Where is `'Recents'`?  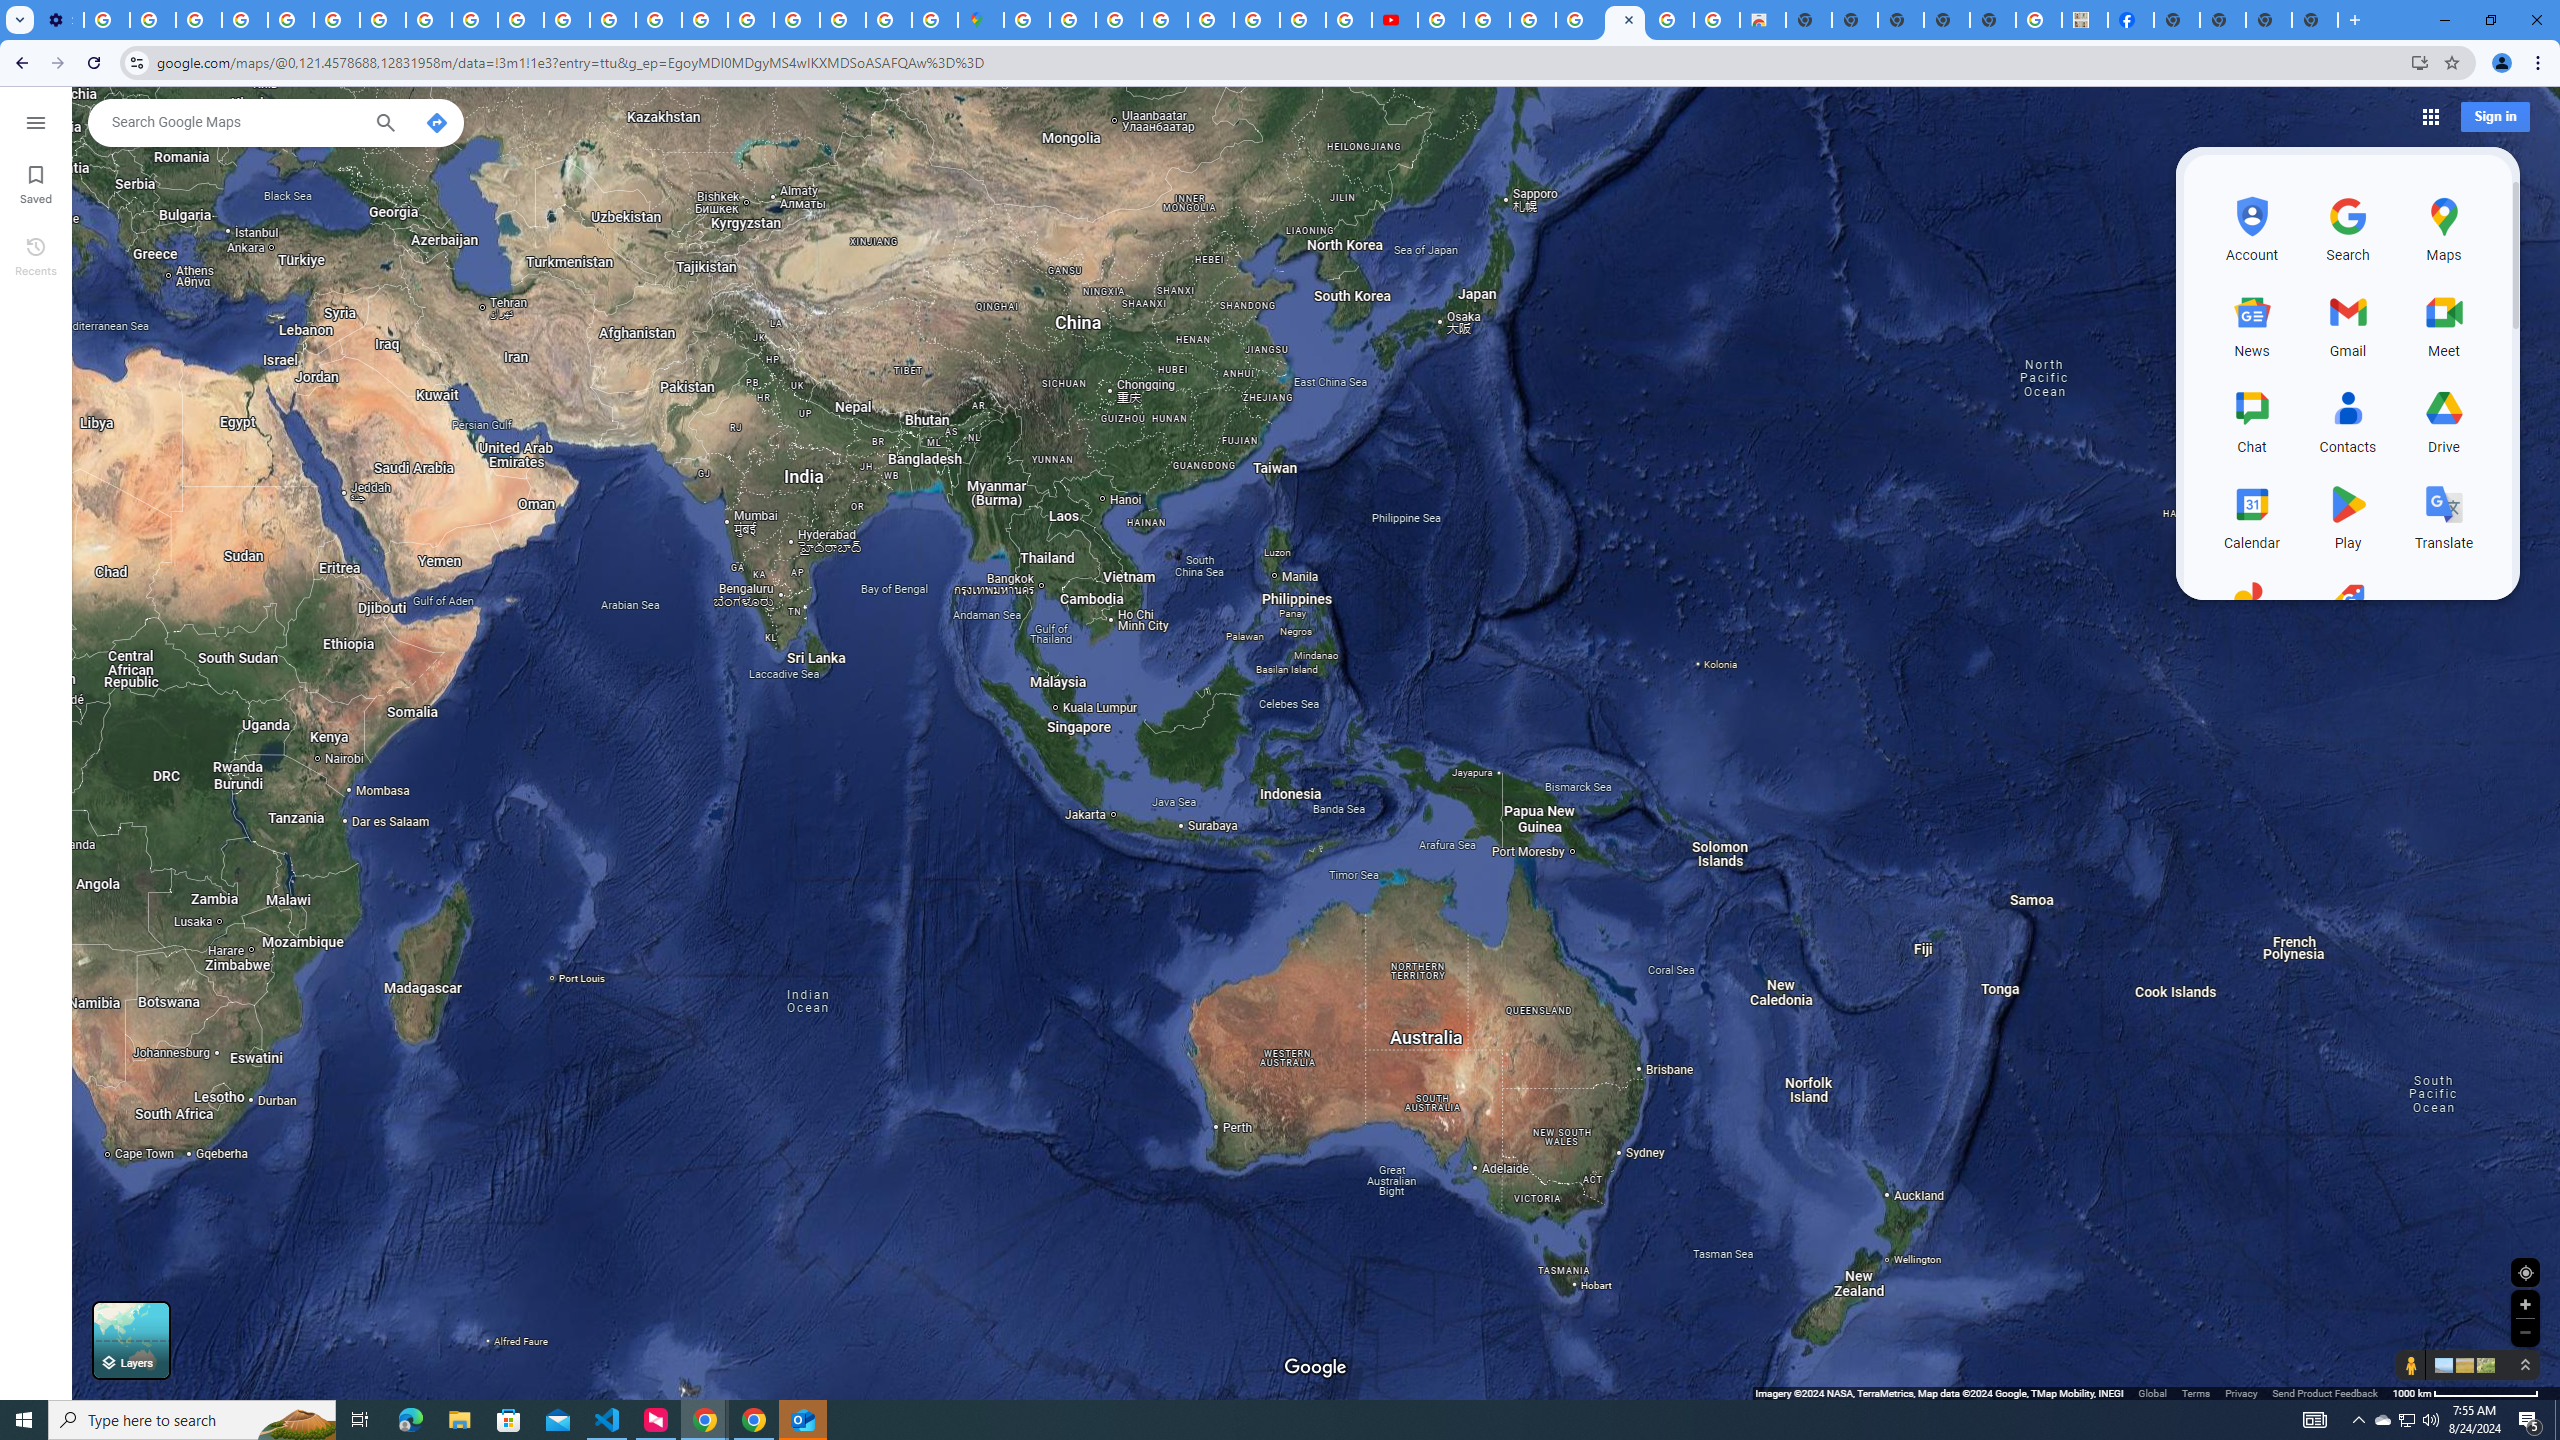 'Recents' is located at coordinates (34, 254).